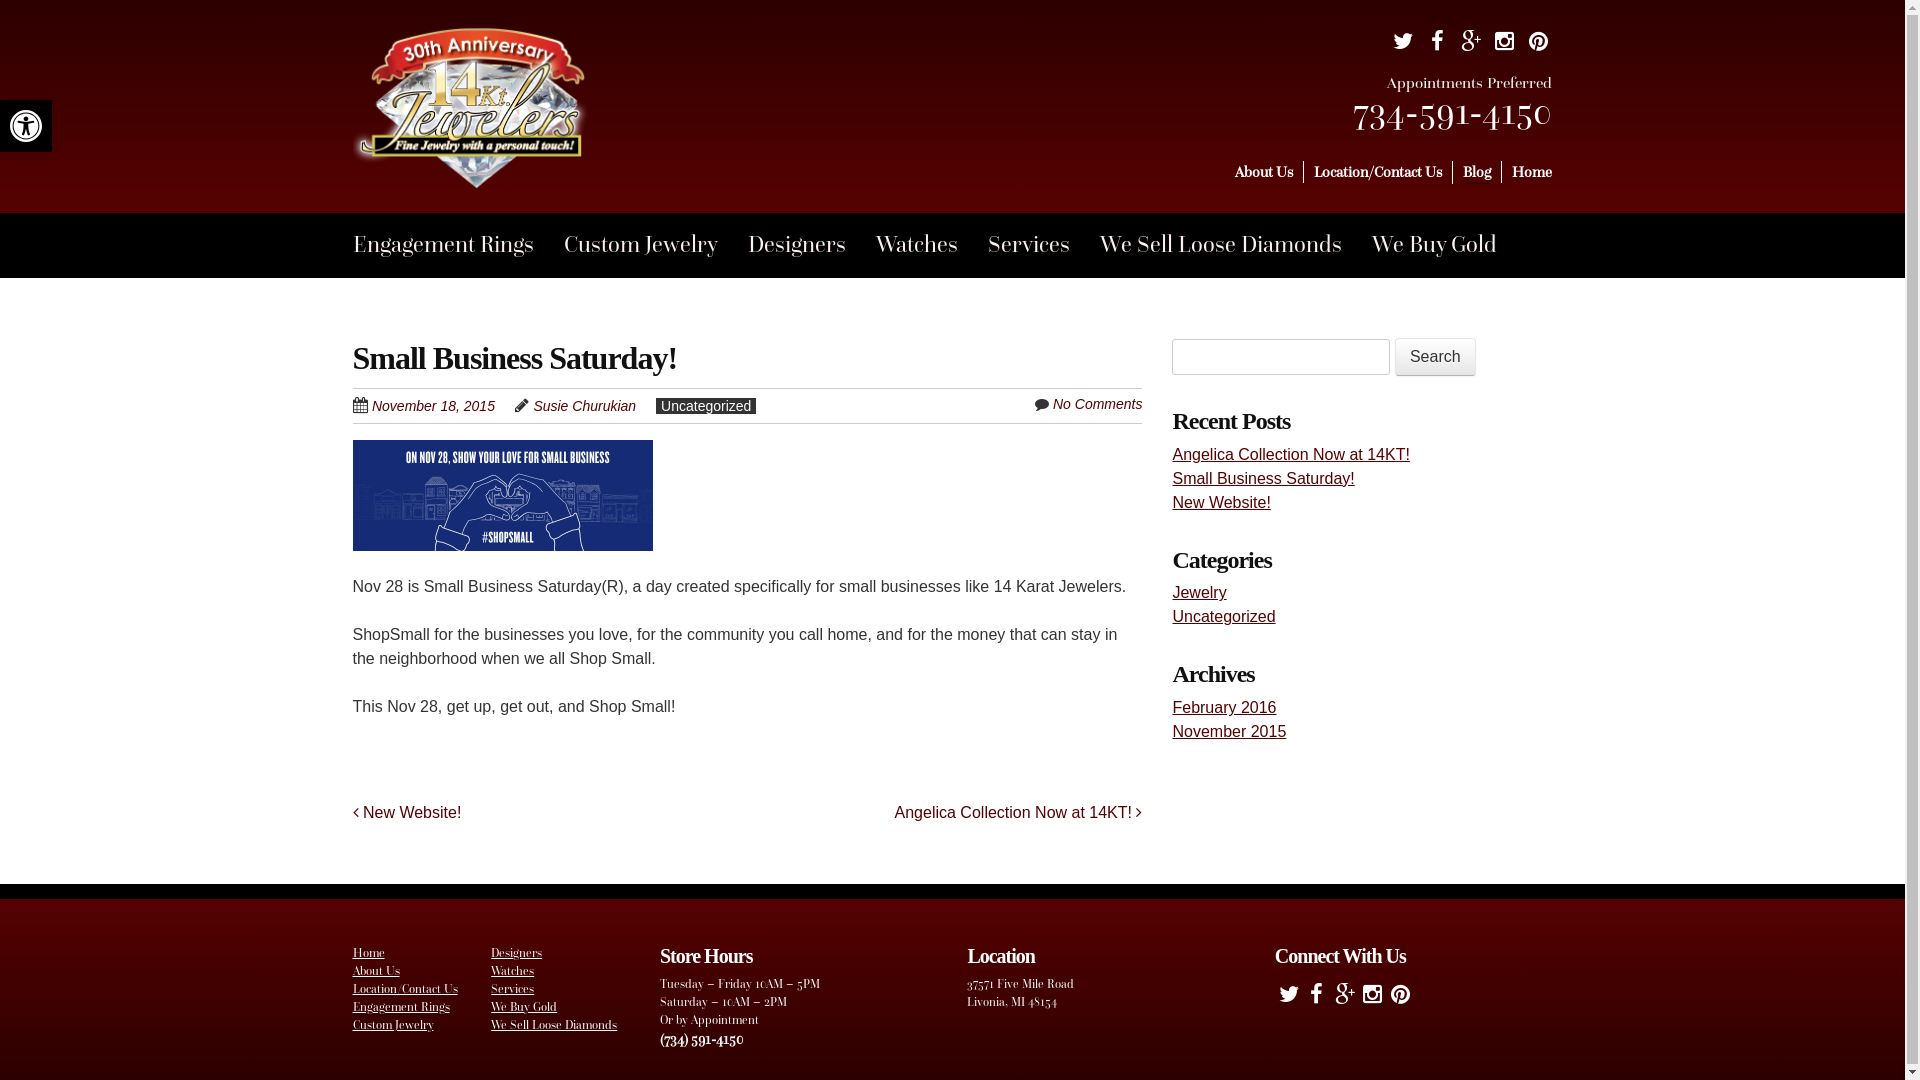 This screenshot has height=1080, width=1920. I want to click on 'Connect with me on Google+', so click(1470, 45).